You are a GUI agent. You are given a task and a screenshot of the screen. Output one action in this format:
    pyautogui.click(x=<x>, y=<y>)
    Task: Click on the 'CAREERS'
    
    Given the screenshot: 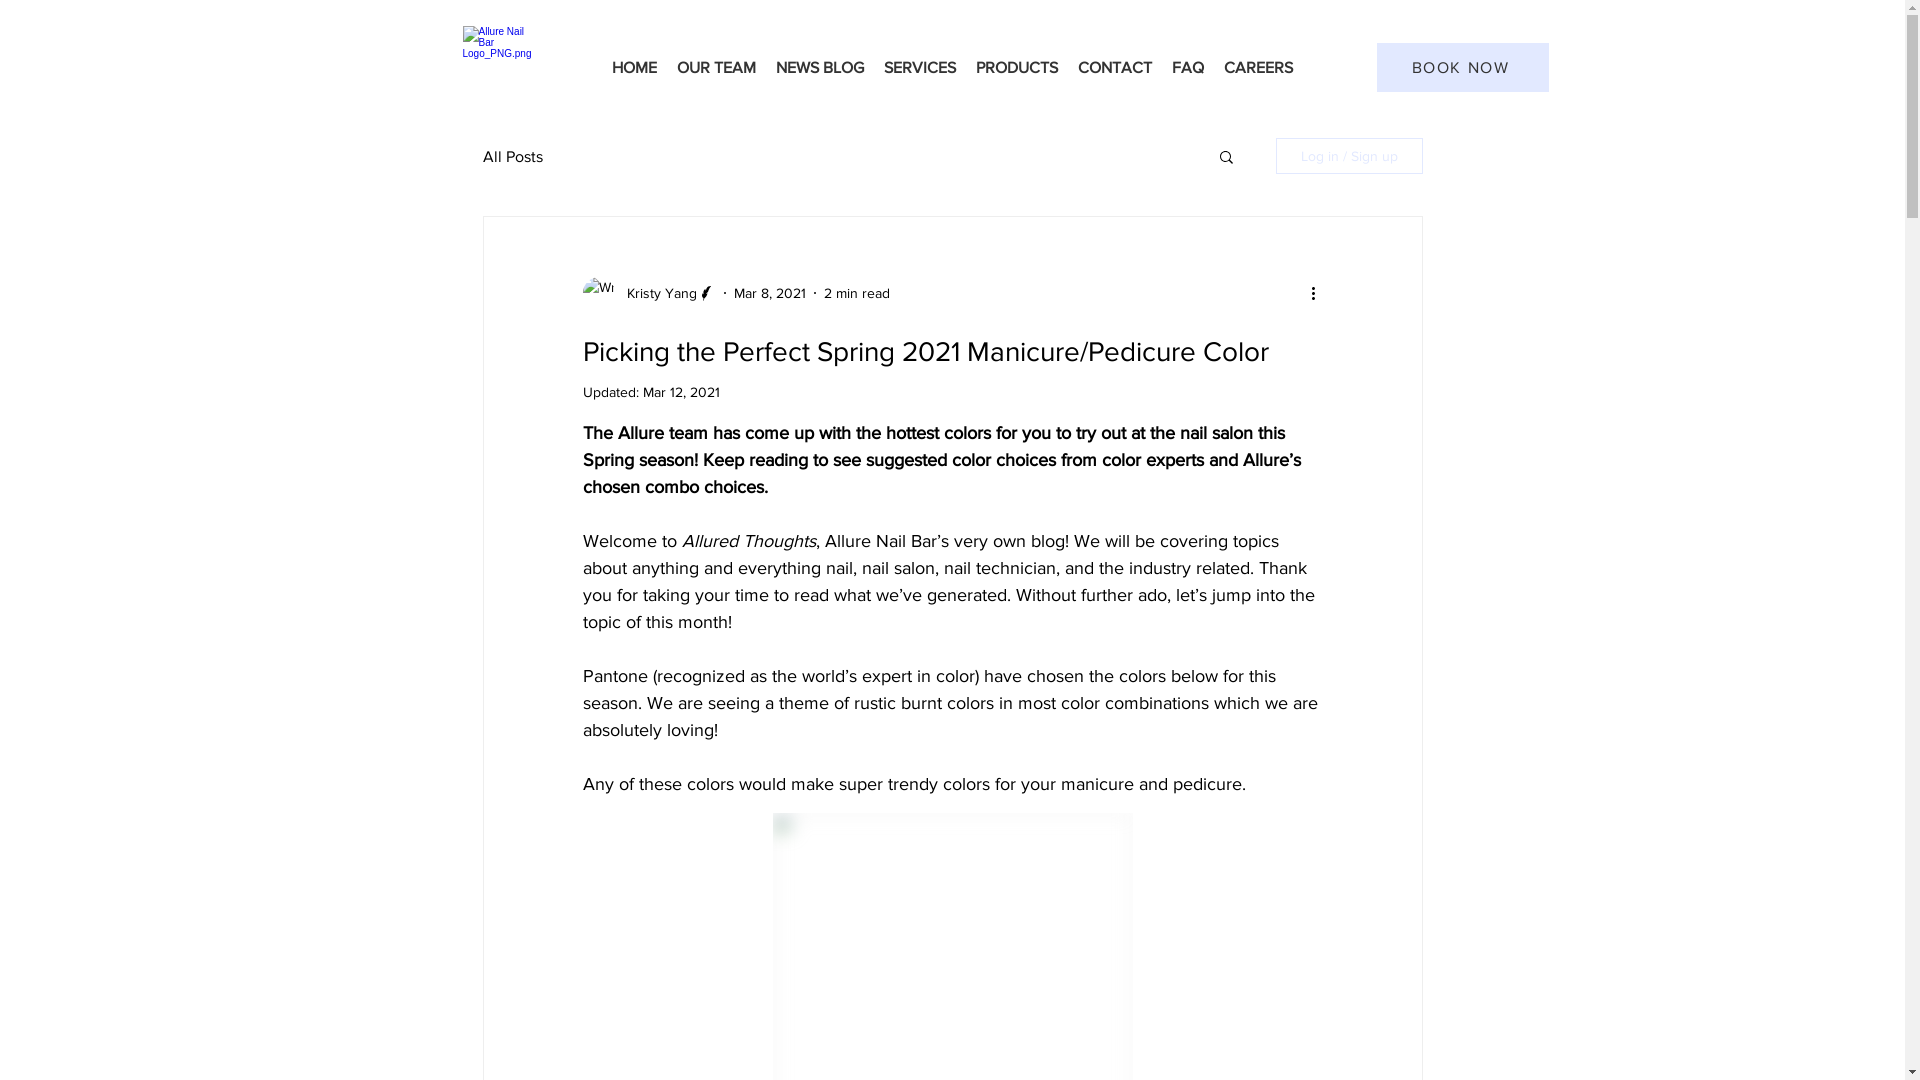 What is the action you would take?
    pyautogui.click(x=1257, y=66)
    